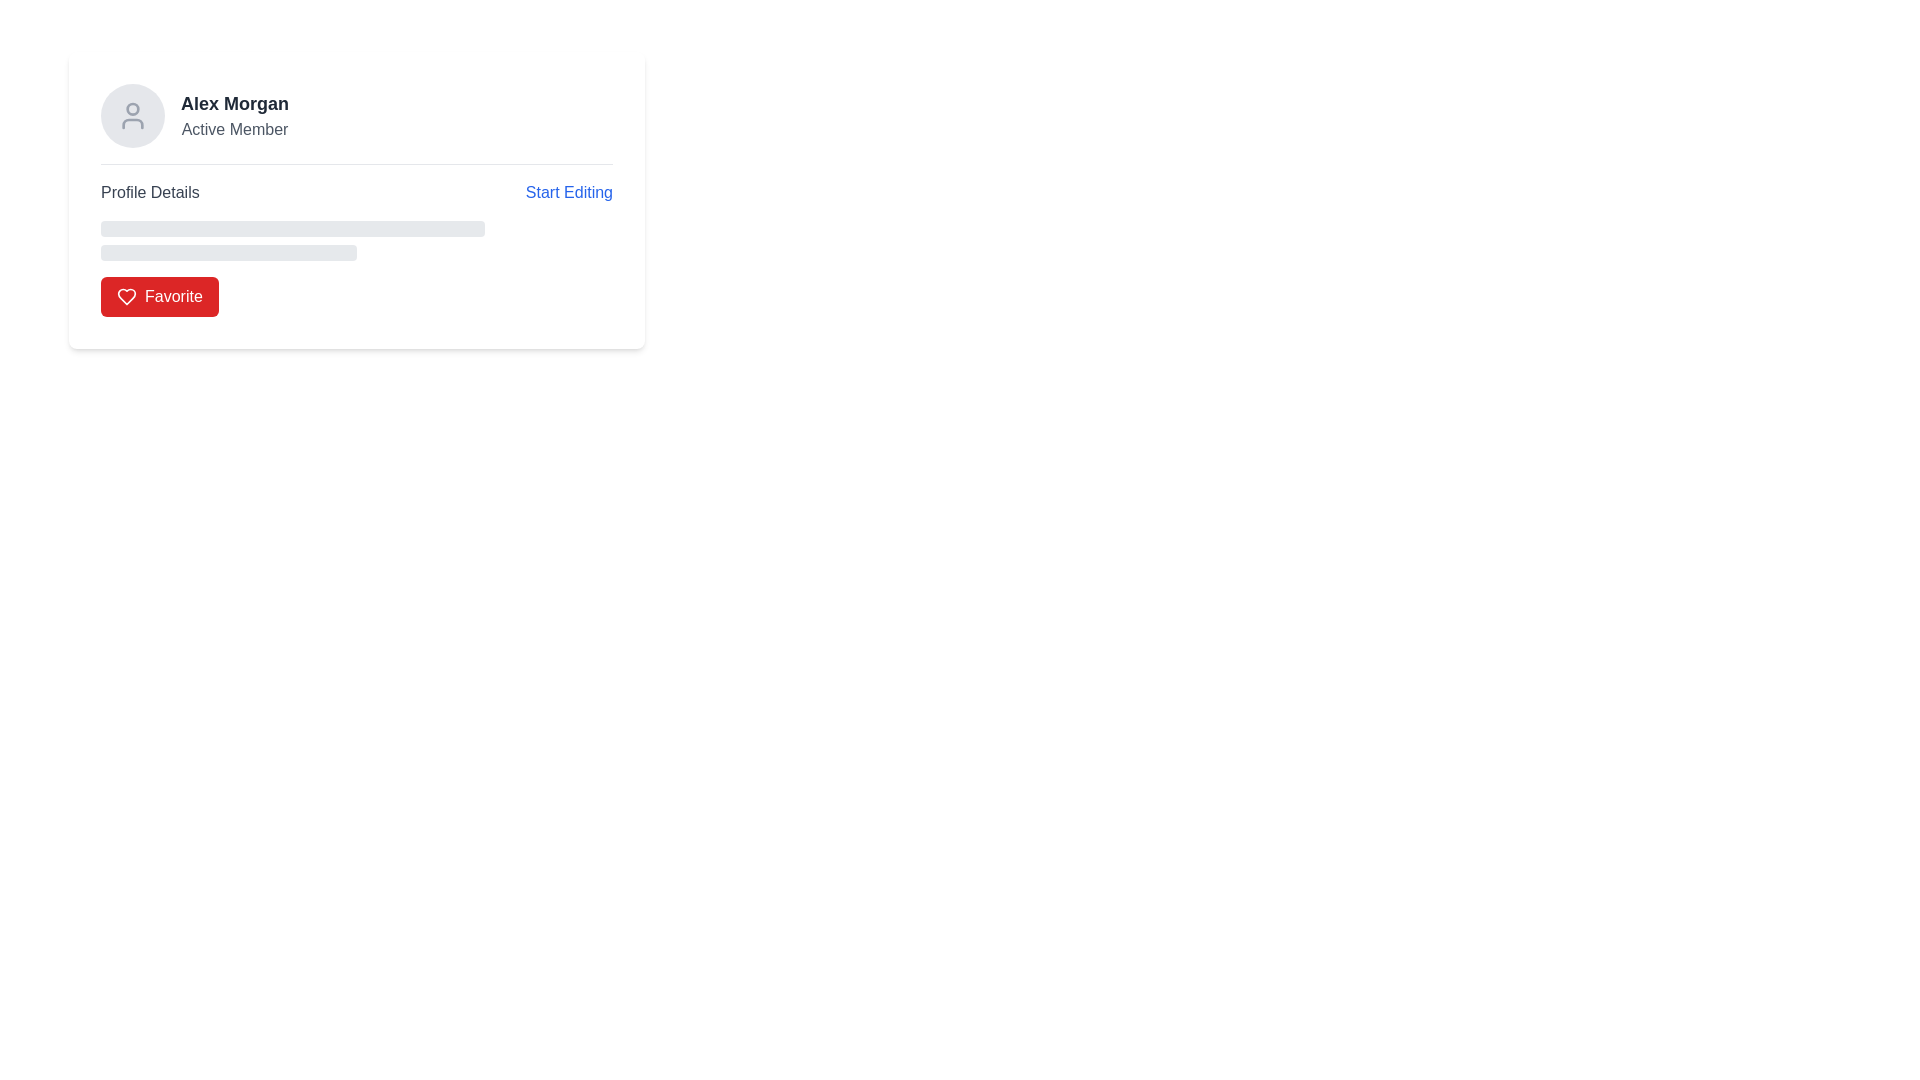  What do you see at coordinates (235, 104) in the screenshot?
I see `the Text label that displays the primary identifier or name of the profile, located above the 'Active Member' label and near the avatar icon` at bounding box center [235, 104].